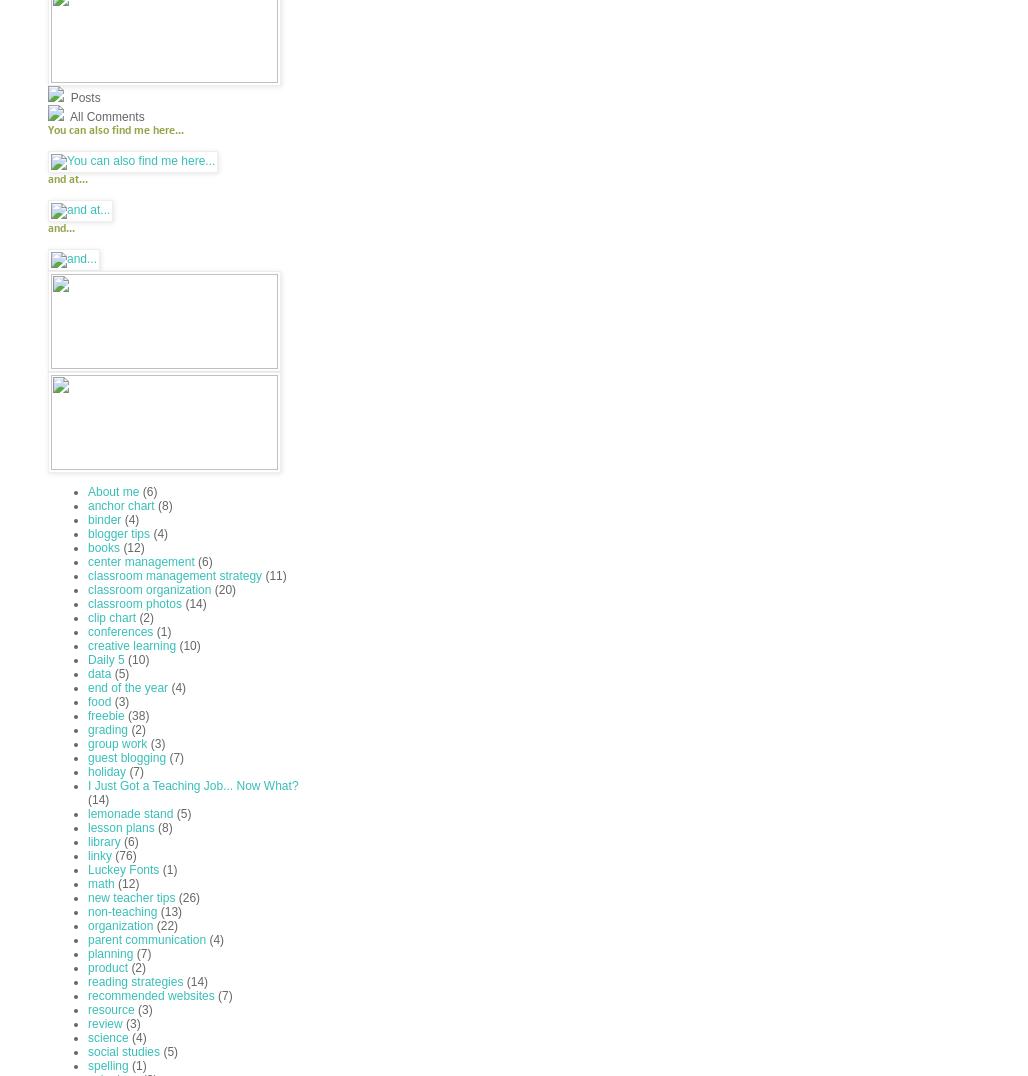 The image size is (1028, 1076). What do you see at coordinates (213, 589) in the screenshot?
I see `'(20)'` at bounding box center [213, 589].